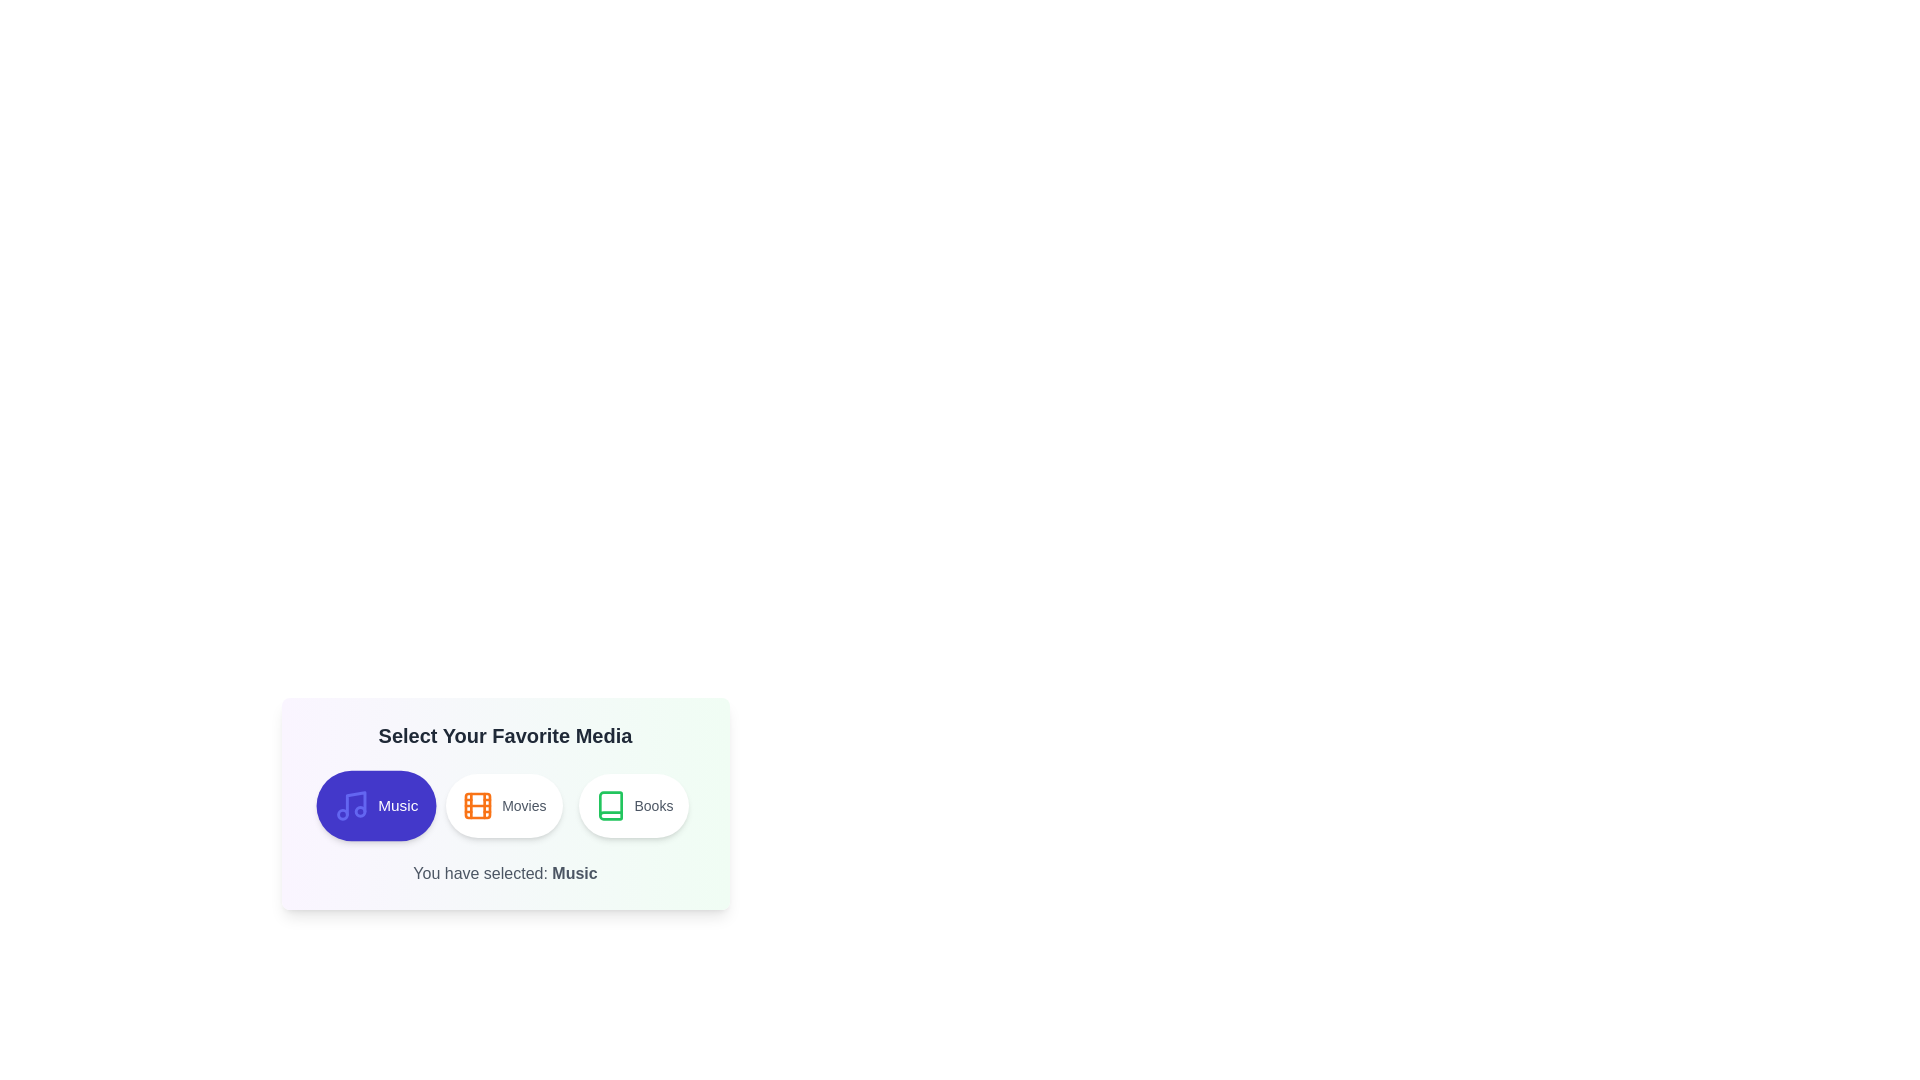 The height and width of the screenshot is (1080, 1920). Describe the element at coordinates (504, 805) in the screenshot. I see `the media button labeled Movies to observe its hover effect` at that location.